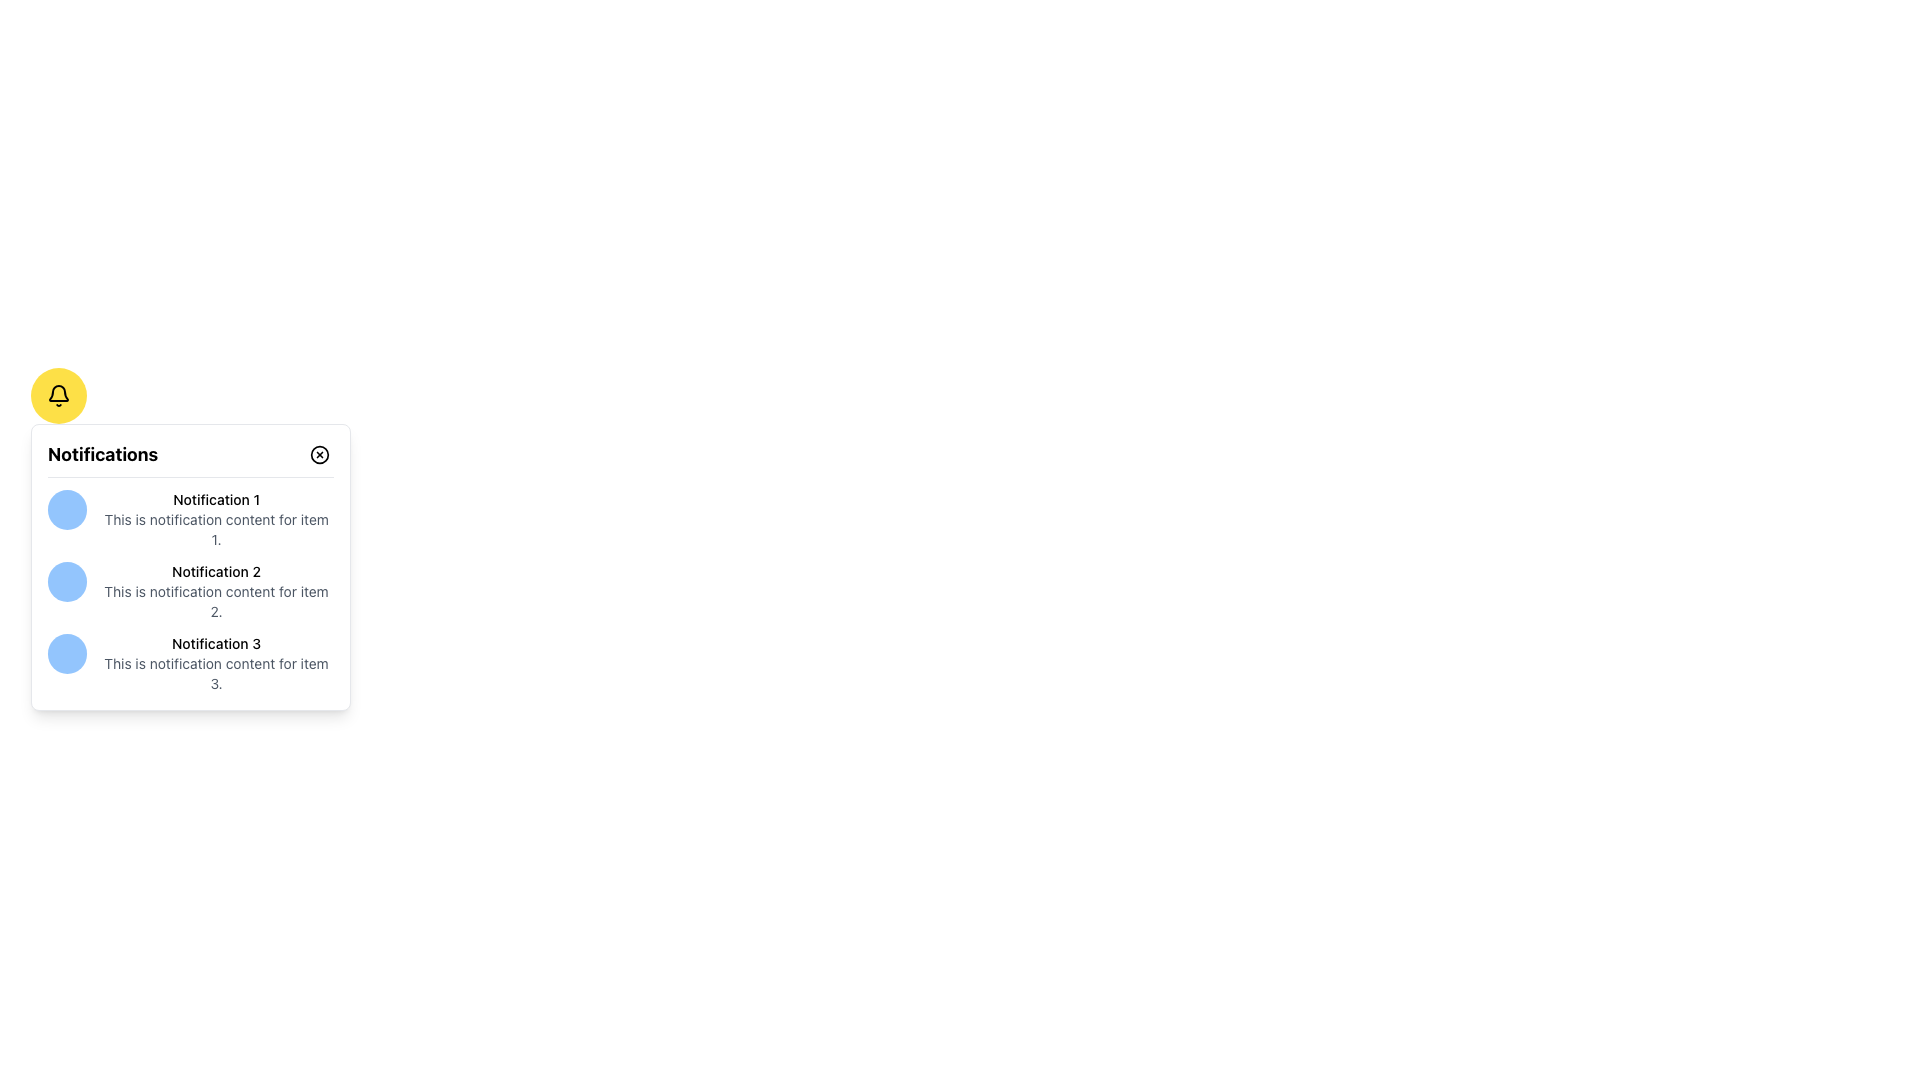 The width and height of the screenshot is (1920, 1080). What do you see at coordinates (216, 600) in the screenshot?
I see `text component displaying 'This is notification content for item 2.' located within the second notification card titled 'Notification 2.'` at bounding box center [216, 600].